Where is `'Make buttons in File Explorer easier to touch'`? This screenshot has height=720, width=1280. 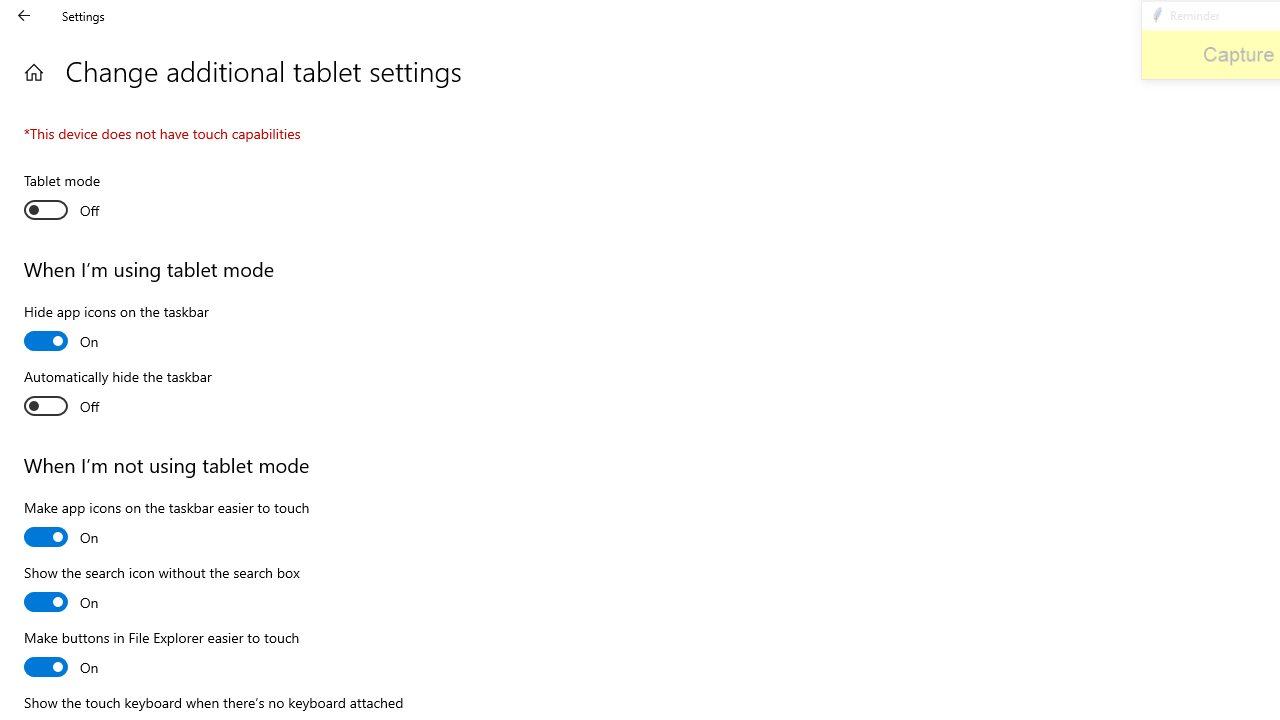 'Make buttons in File Explorer easier to touch' is located at coordinates (161, 655).